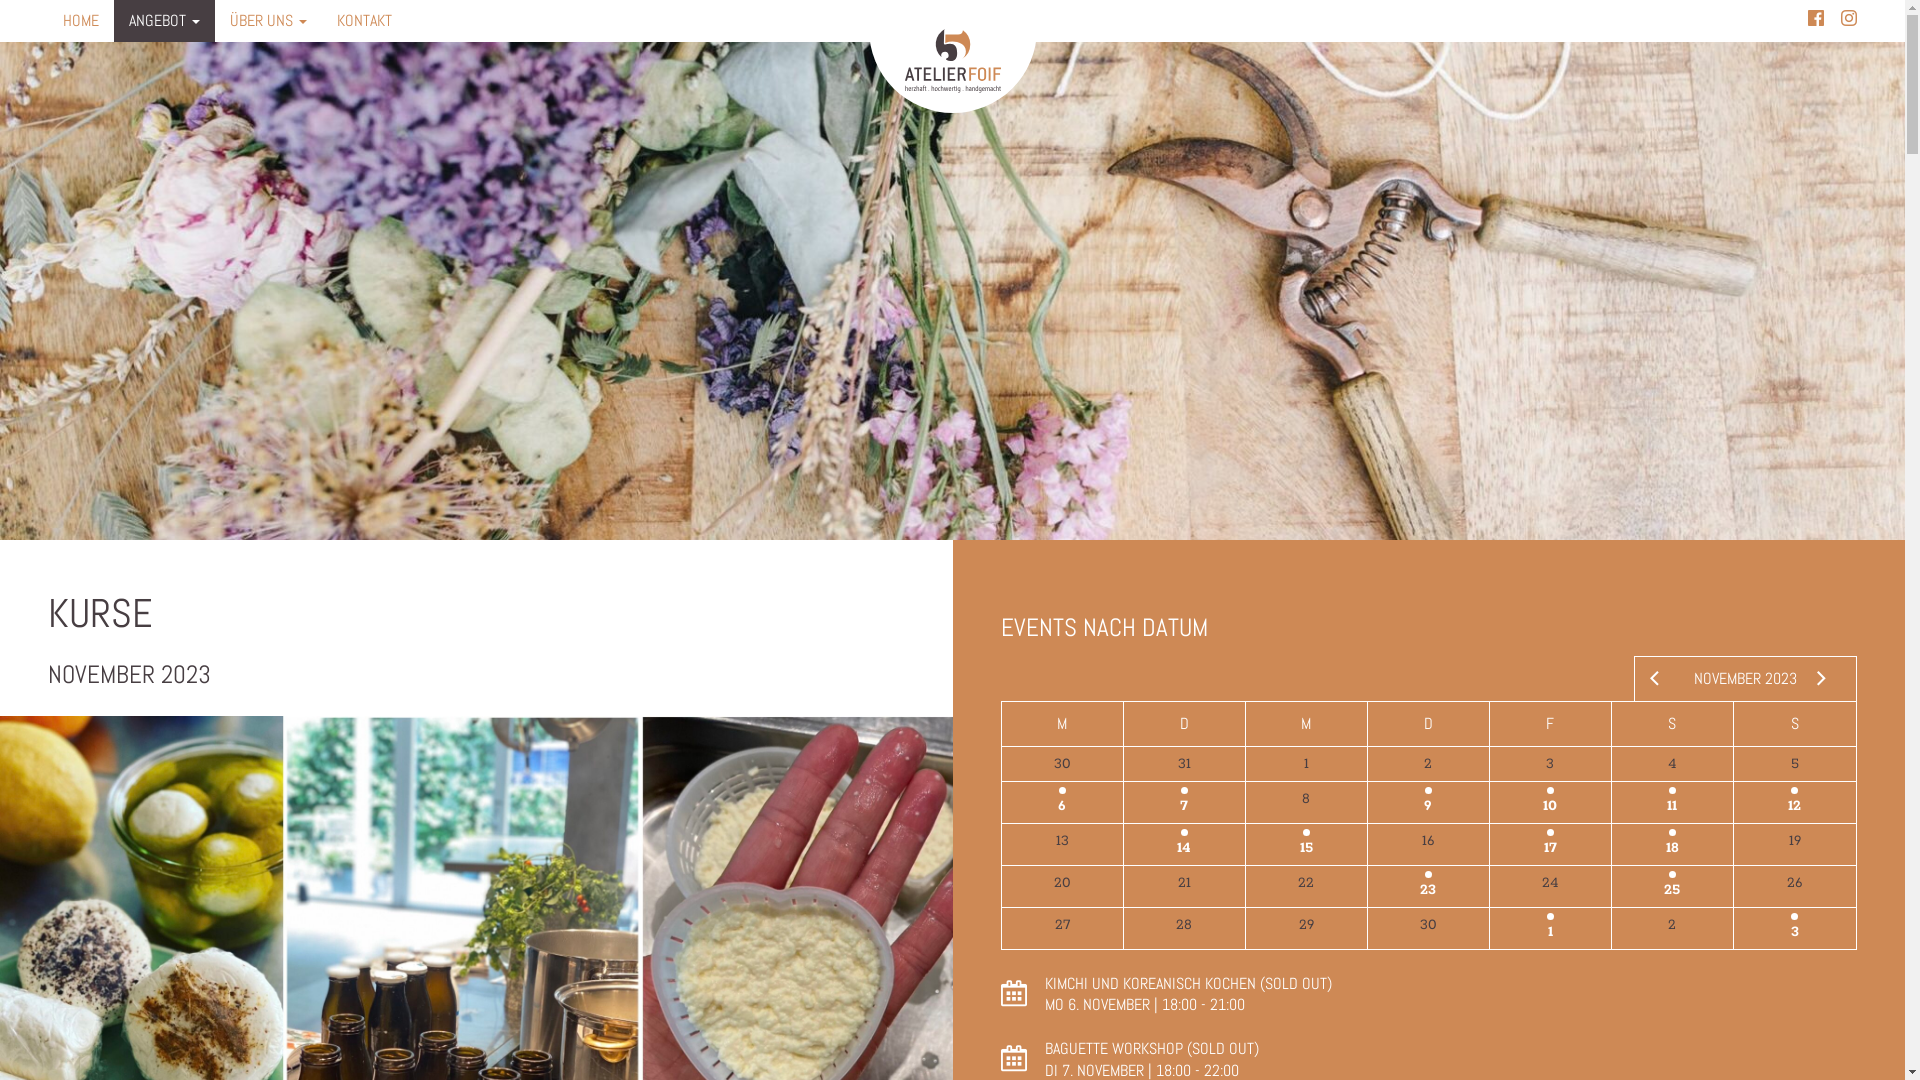 The width and height of the screenshot is (1920, 1080). Describe the element at coordinates (1672, 763) in the screenshot. I see `'0 VERANSTALTUNGEN,` at that location.